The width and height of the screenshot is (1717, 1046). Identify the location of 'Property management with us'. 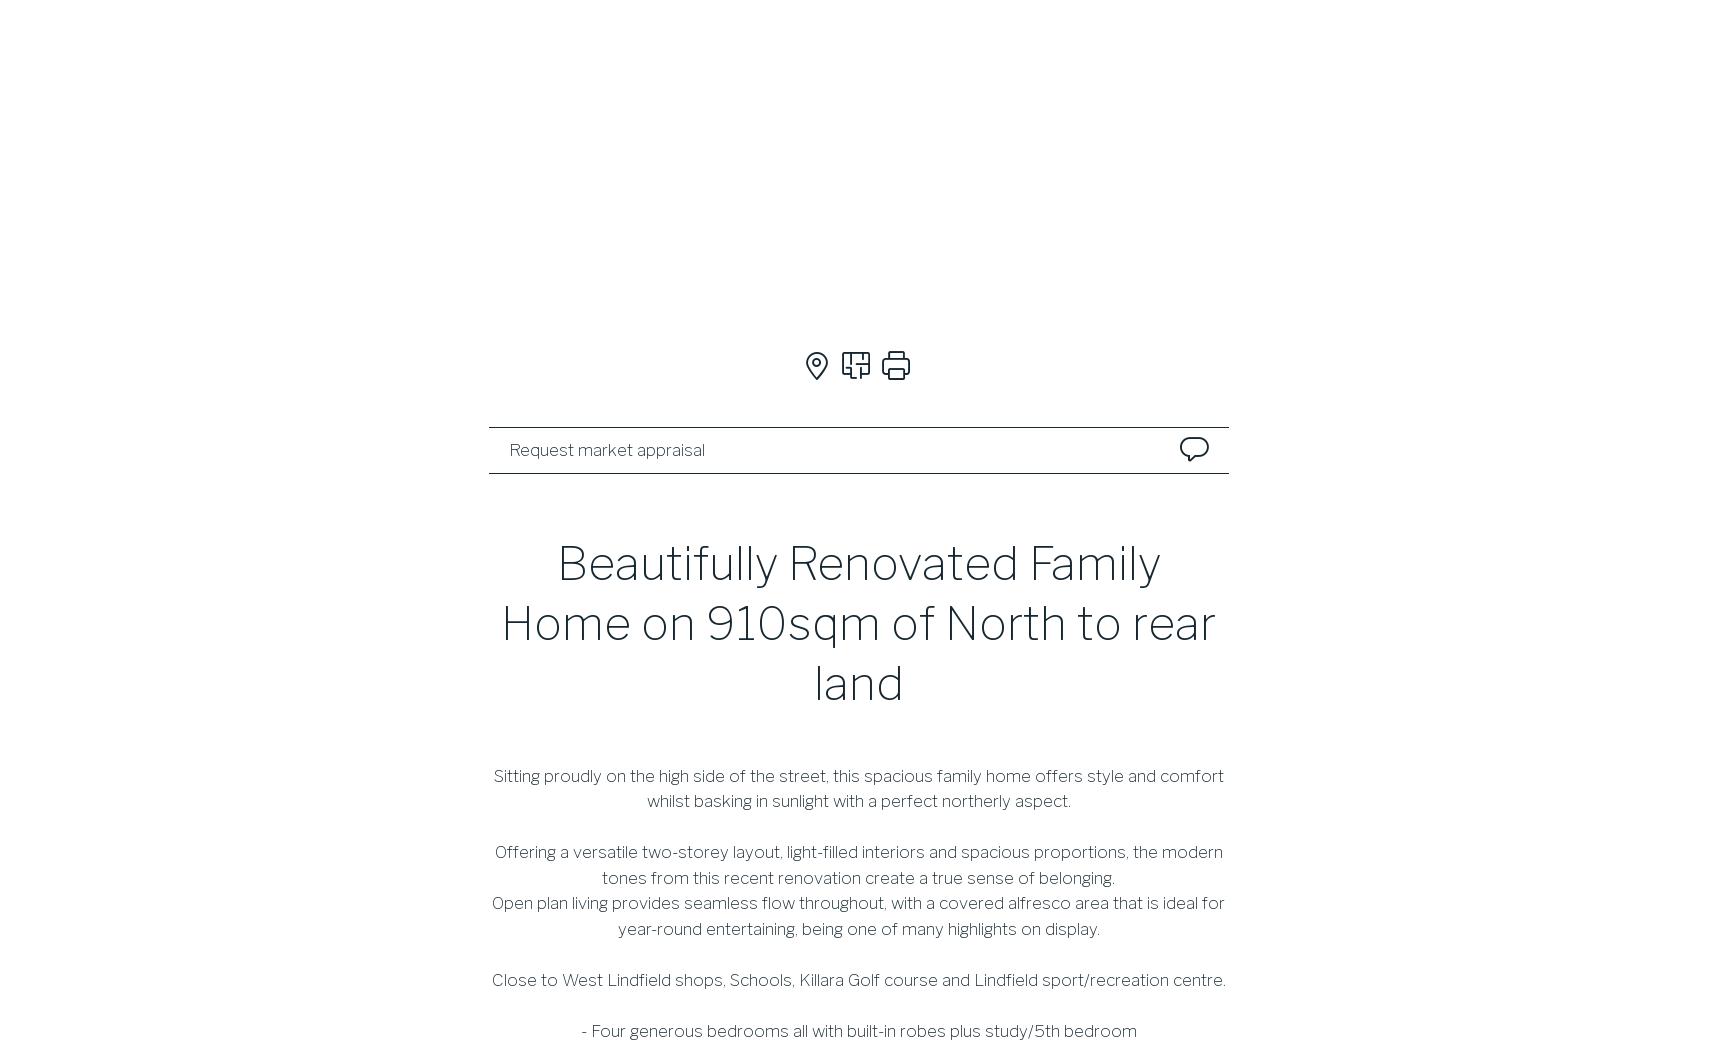
(1021, 621).